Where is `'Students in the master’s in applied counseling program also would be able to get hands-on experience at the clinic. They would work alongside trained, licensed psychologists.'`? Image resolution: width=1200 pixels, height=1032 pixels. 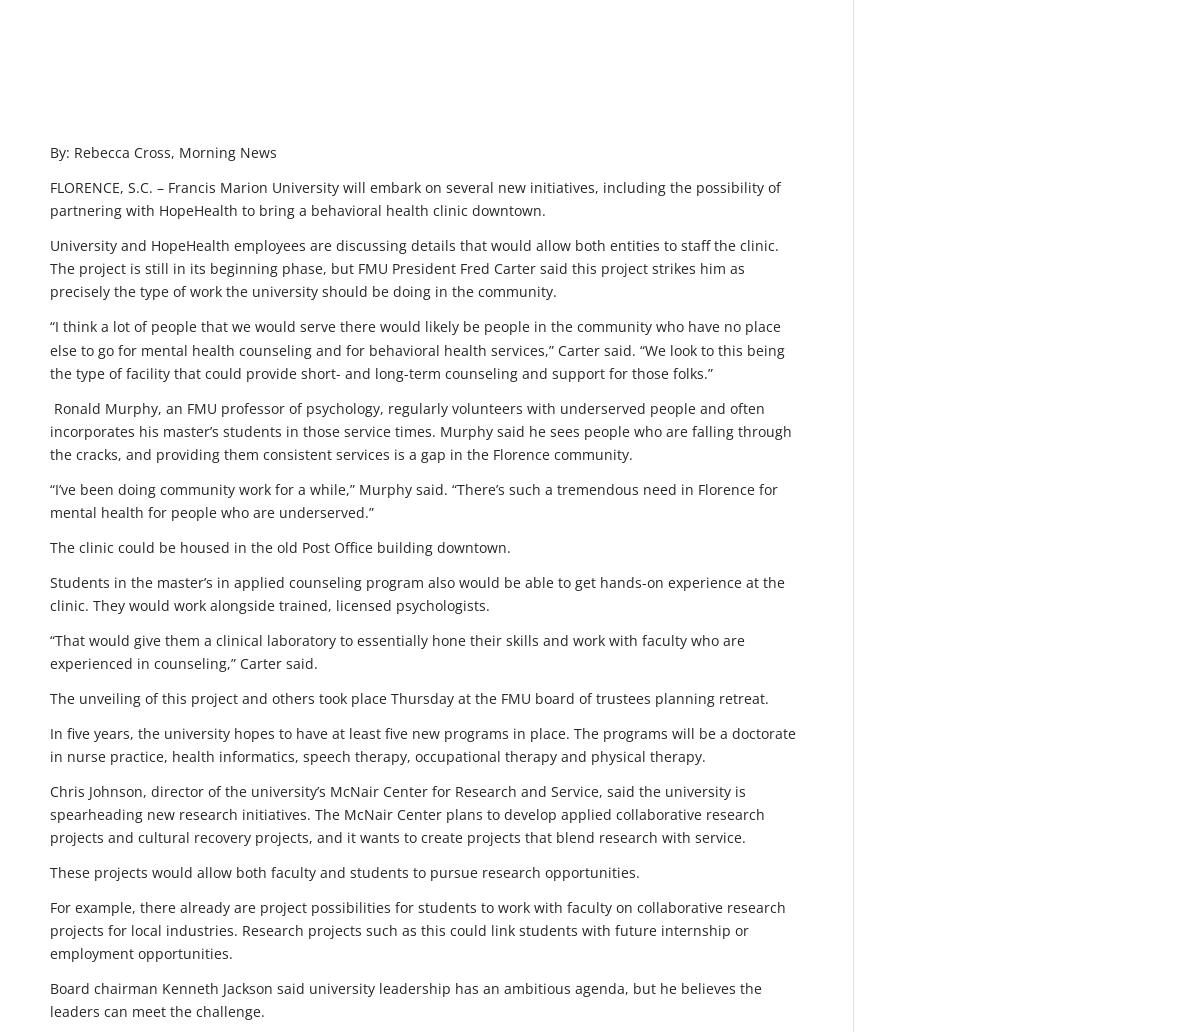
'Students in the master’s in applied counseling program also would be able to get hands-on experience at the clinic. They would work alongside trained, licensed psychologists.' is located at coordinates (50, 592).